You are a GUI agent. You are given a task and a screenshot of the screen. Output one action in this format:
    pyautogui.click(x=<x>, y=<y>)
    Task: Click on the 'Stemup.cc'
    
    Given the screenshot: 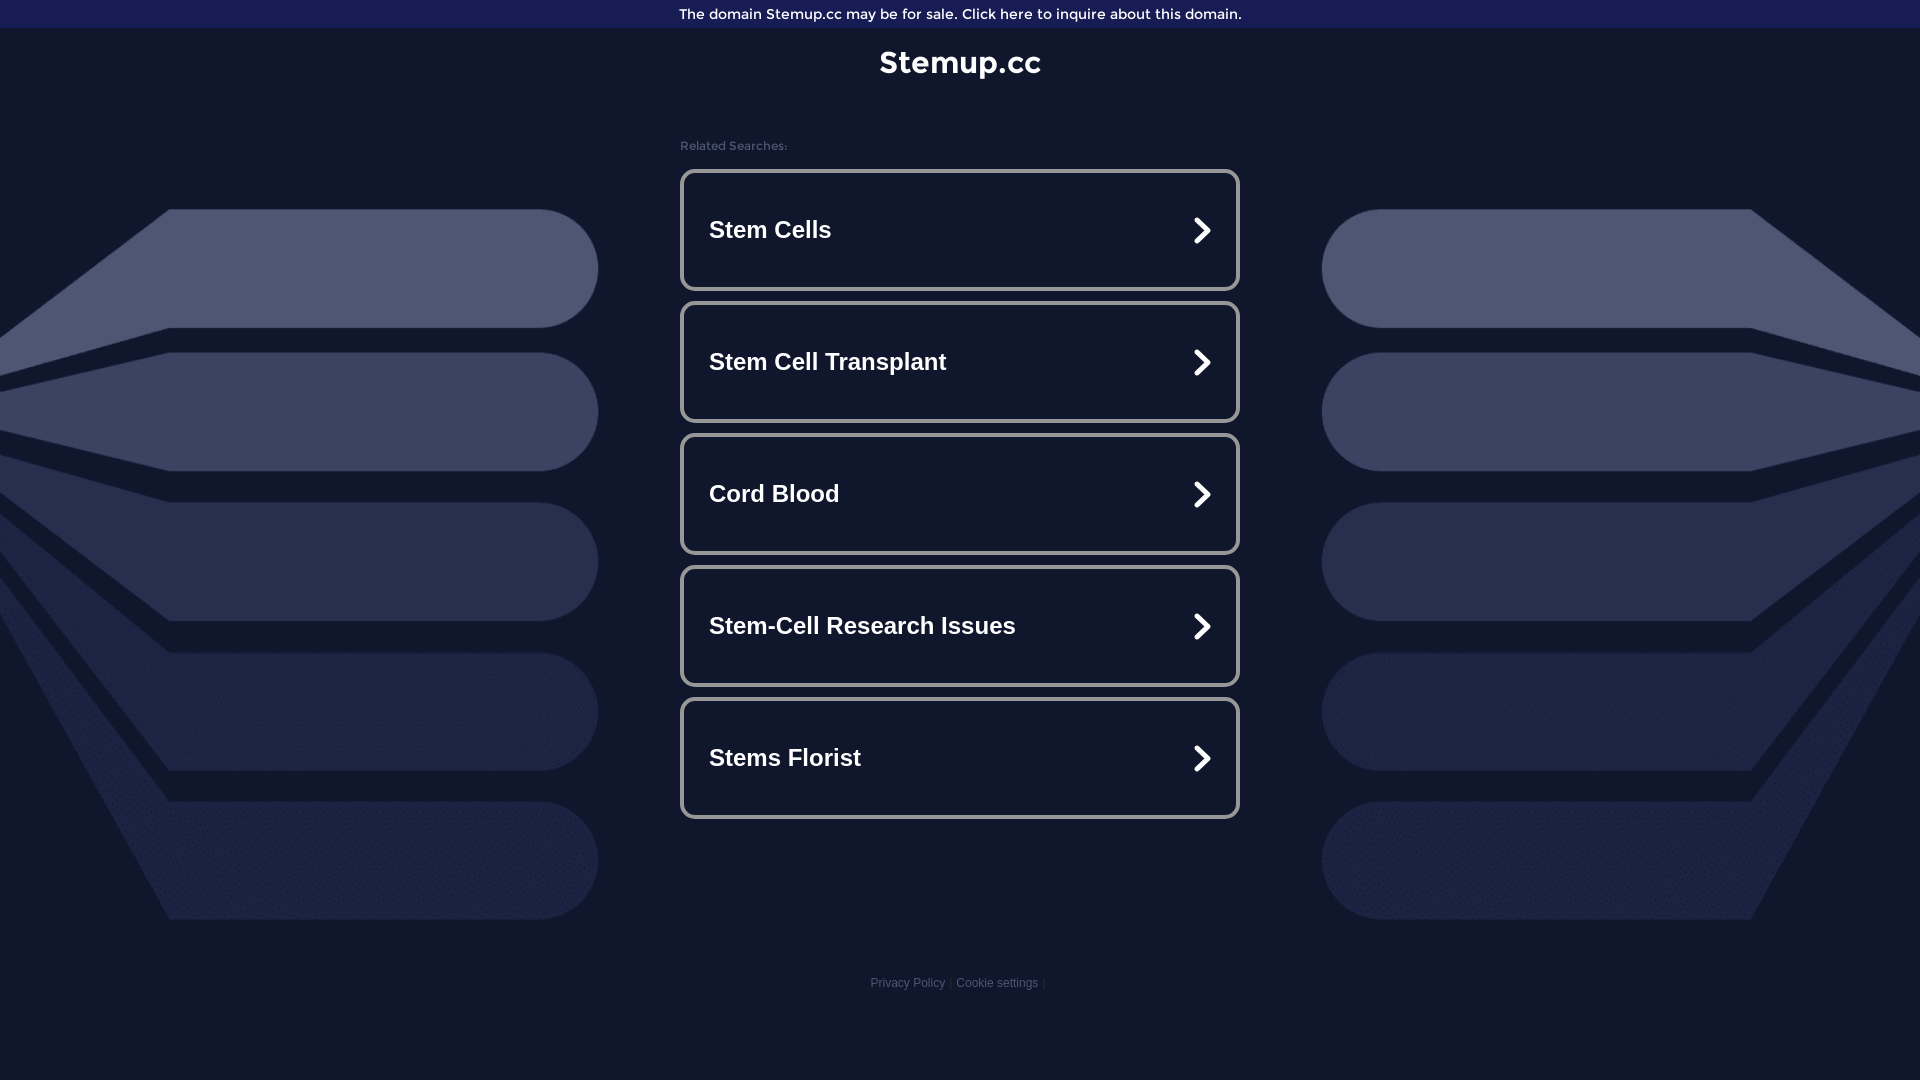 What is the action you would take?
    pyautogui.click(x=960, y=61)
    